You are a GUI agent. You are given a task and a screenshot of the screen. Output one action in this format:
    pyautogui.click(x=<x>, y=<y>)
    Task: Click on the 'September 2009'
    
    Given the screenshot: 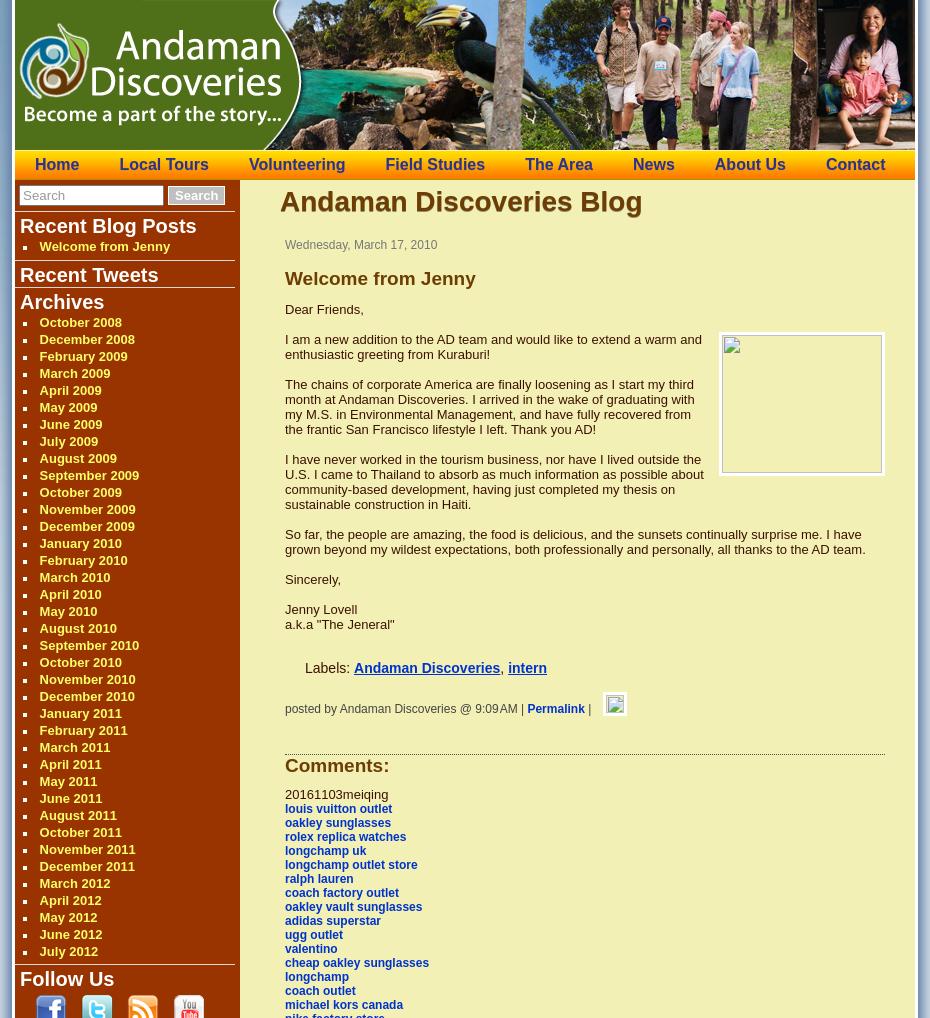 What is the action you would take?
    pyautogui.click(x=89, y=475)
    